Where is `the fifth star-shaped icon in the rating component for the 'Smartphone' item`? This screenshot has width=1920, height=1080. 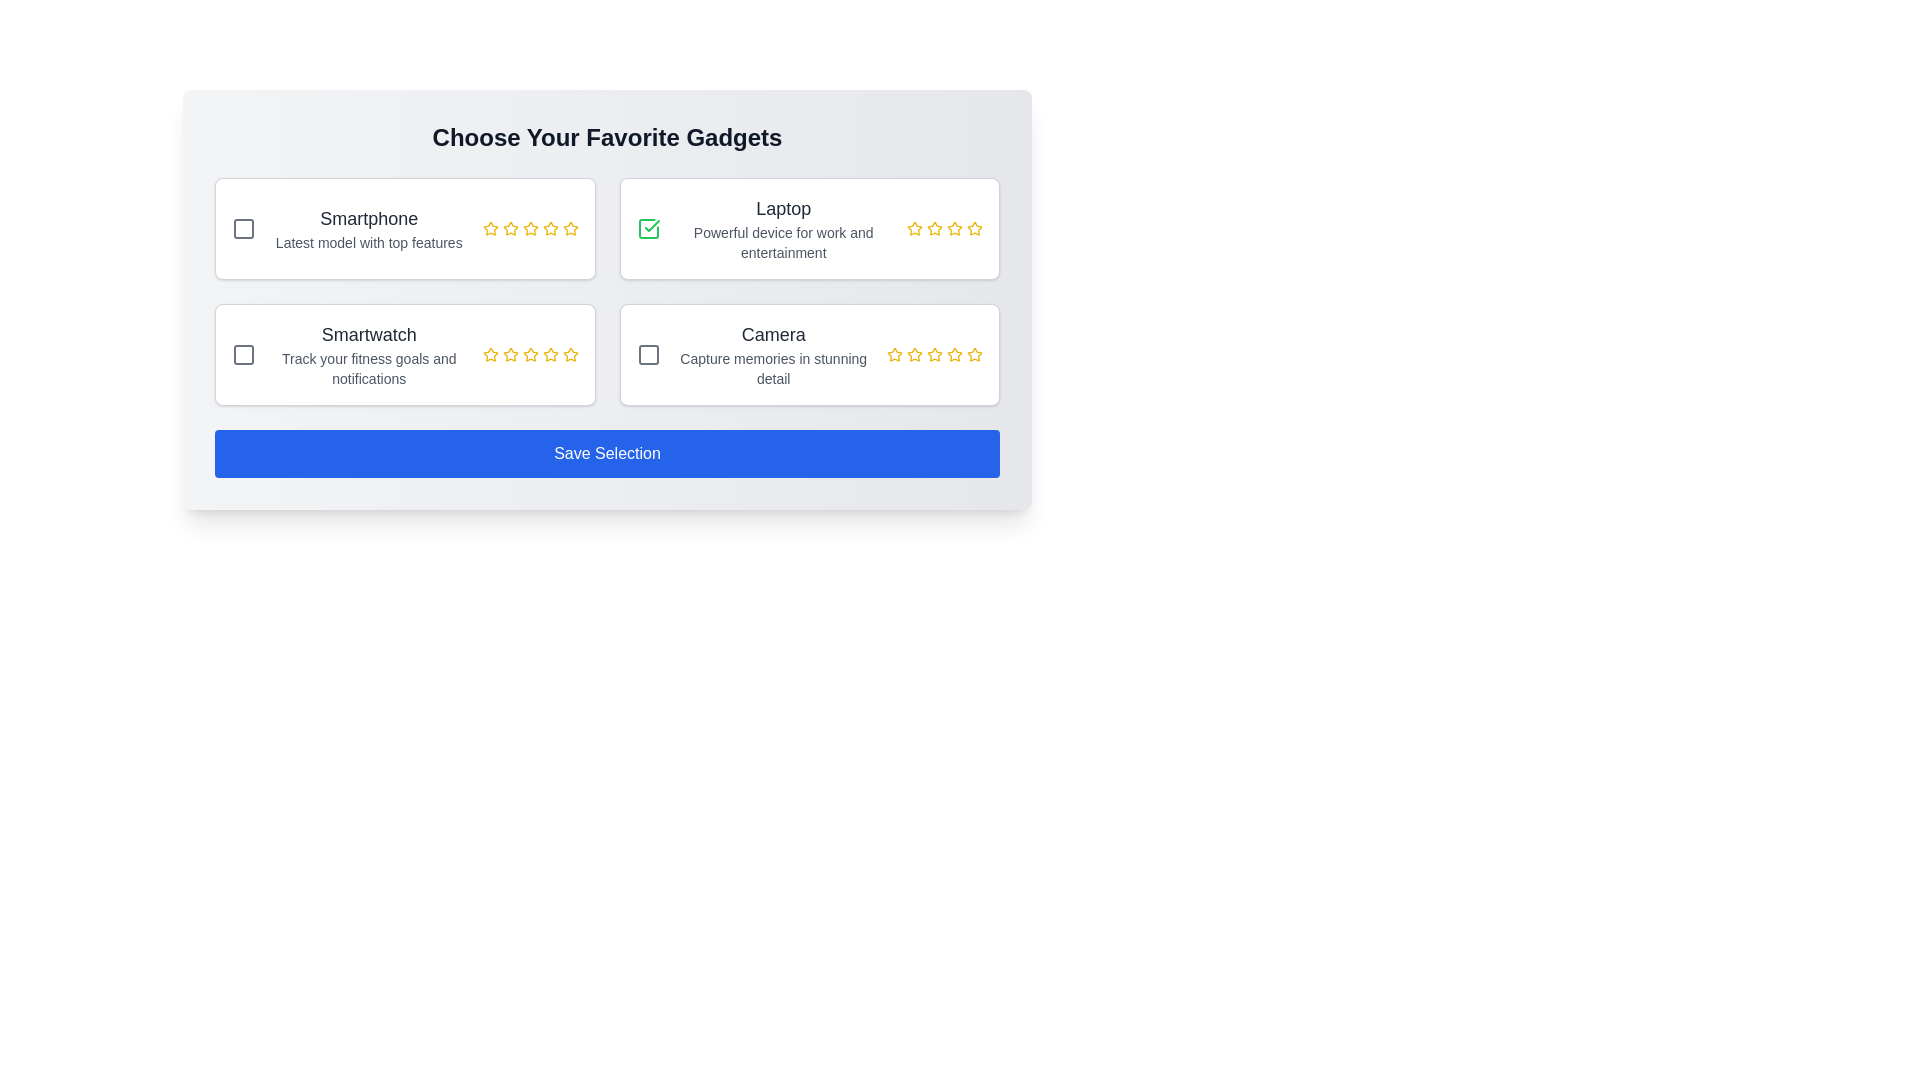
the fifth star-shaped icon in the rating component for the 'Smartphone' item is located at coordinates (550, 227).